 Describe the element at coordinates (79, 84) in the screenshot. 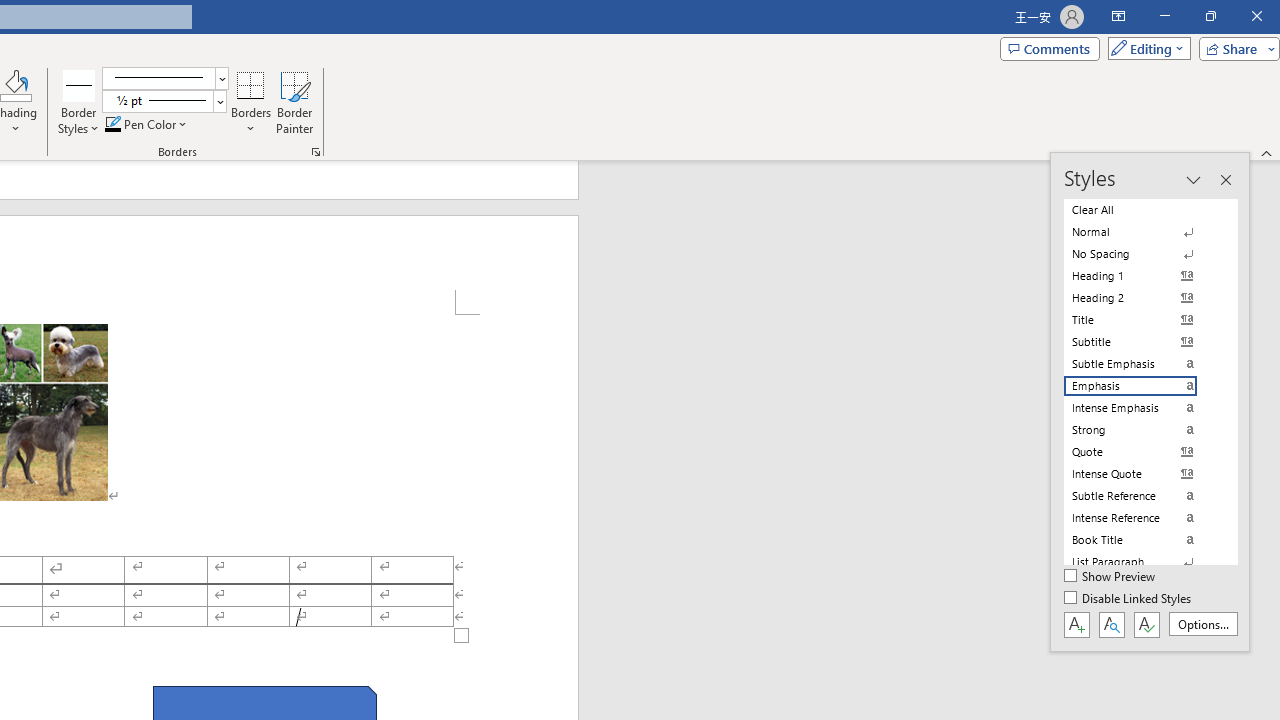

I see `'Border Styles'` at that location.